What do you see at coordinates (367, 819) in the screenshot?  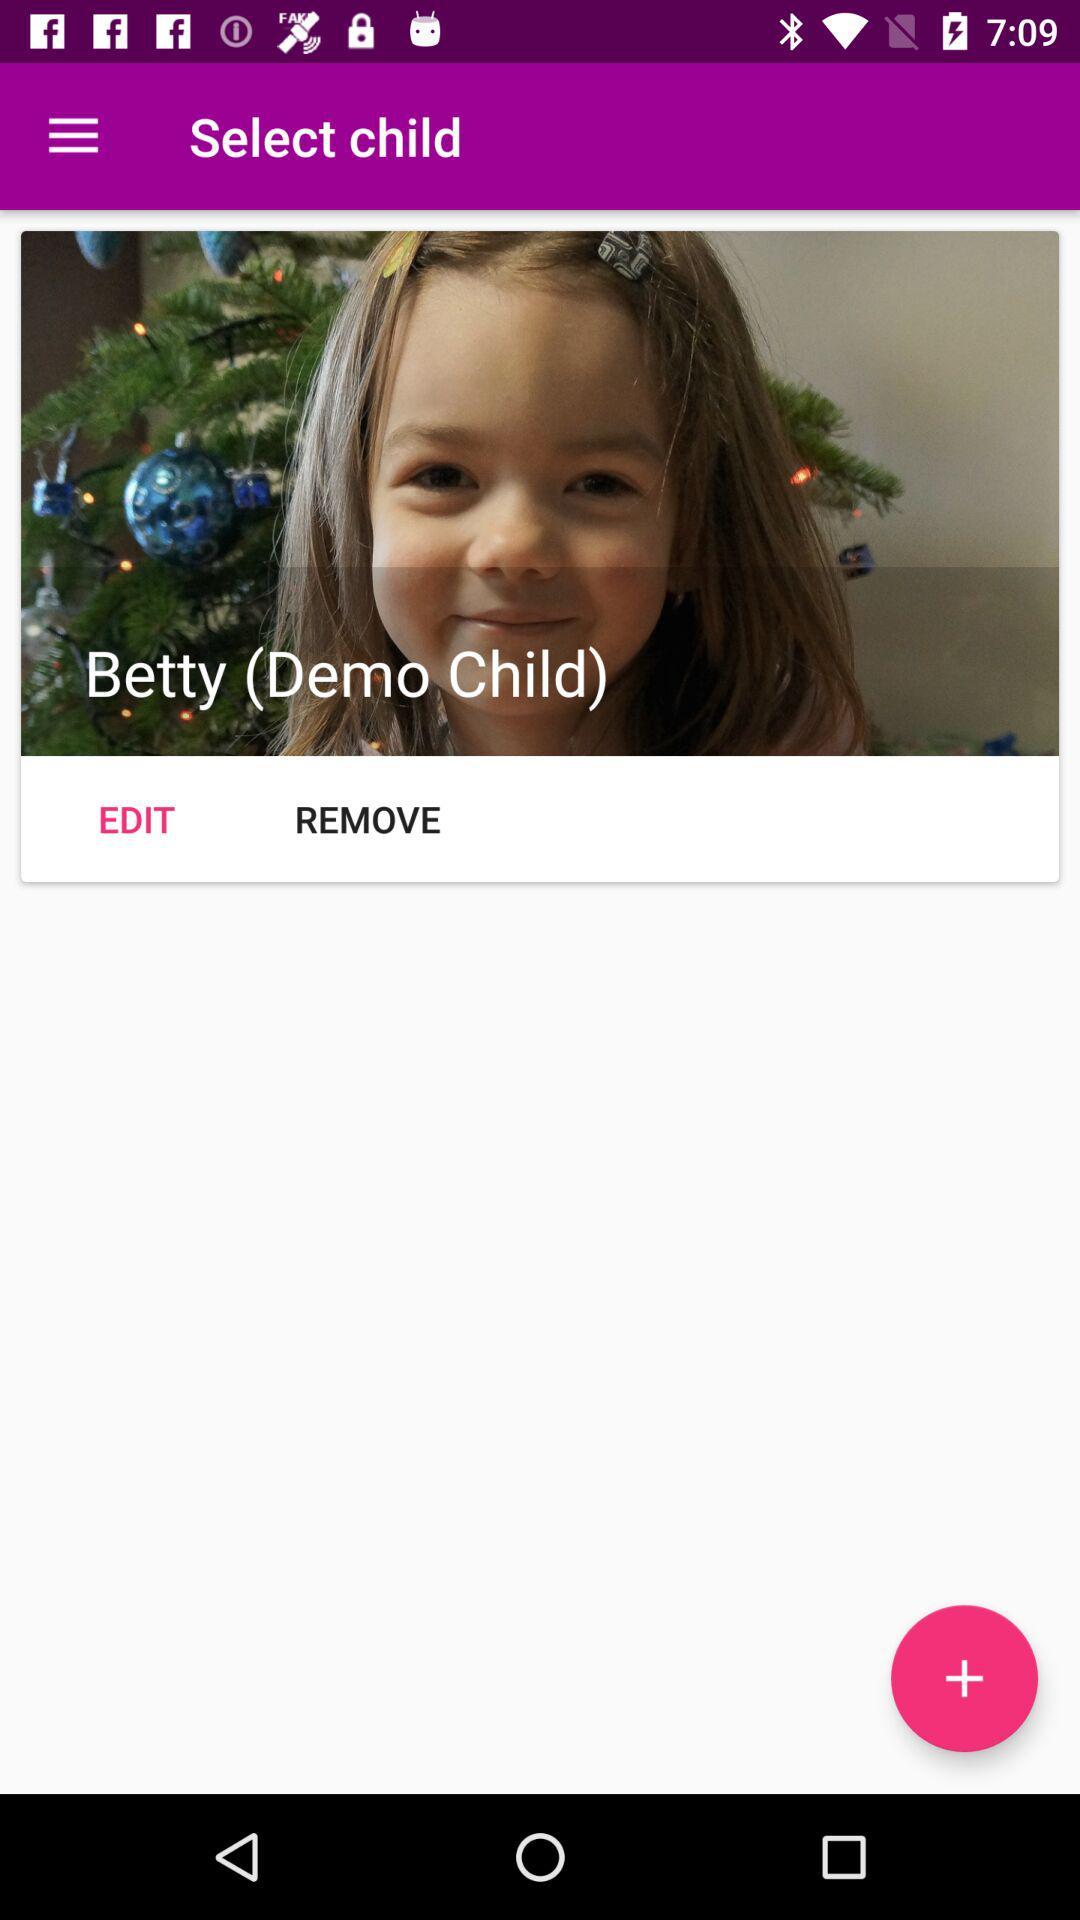 I see `the remove item` at bounding box center [367, 819].